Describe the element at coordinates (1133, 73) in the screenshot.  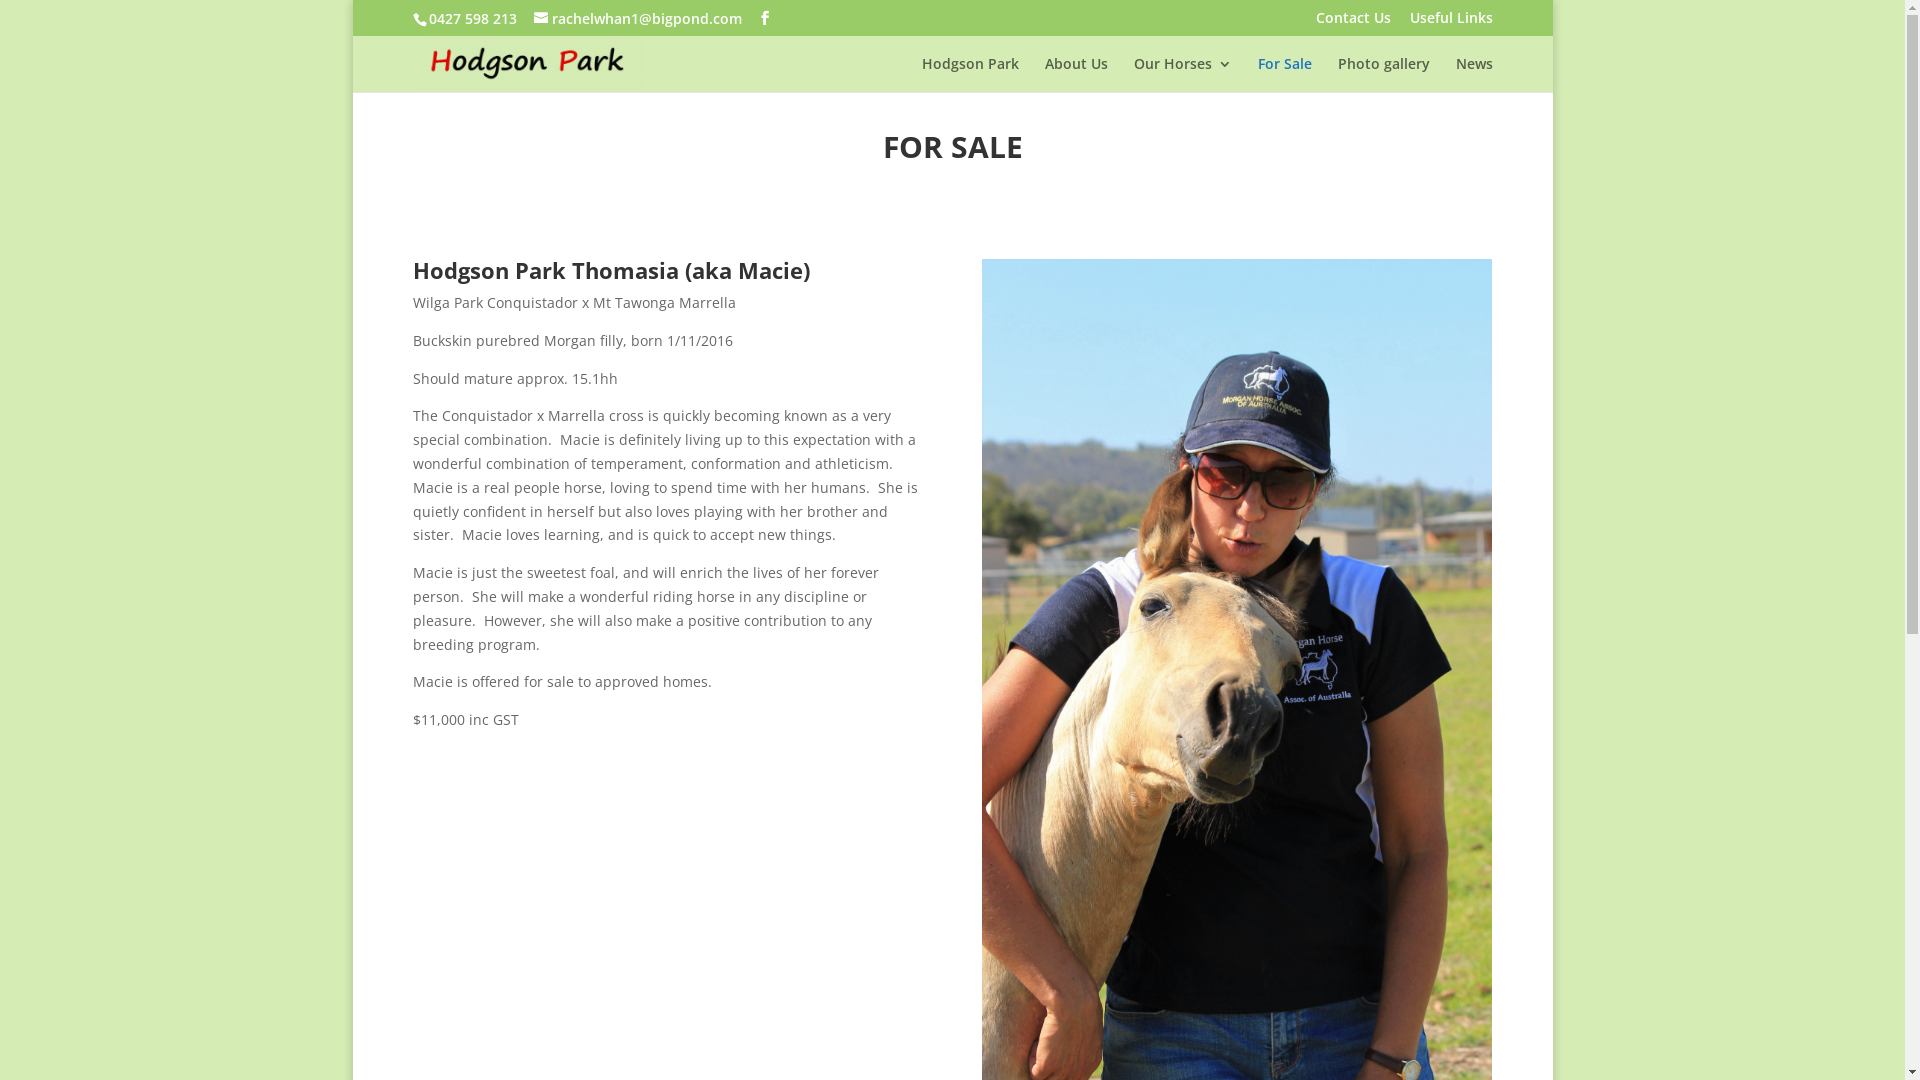
I see `'Our Horses'` at that location.